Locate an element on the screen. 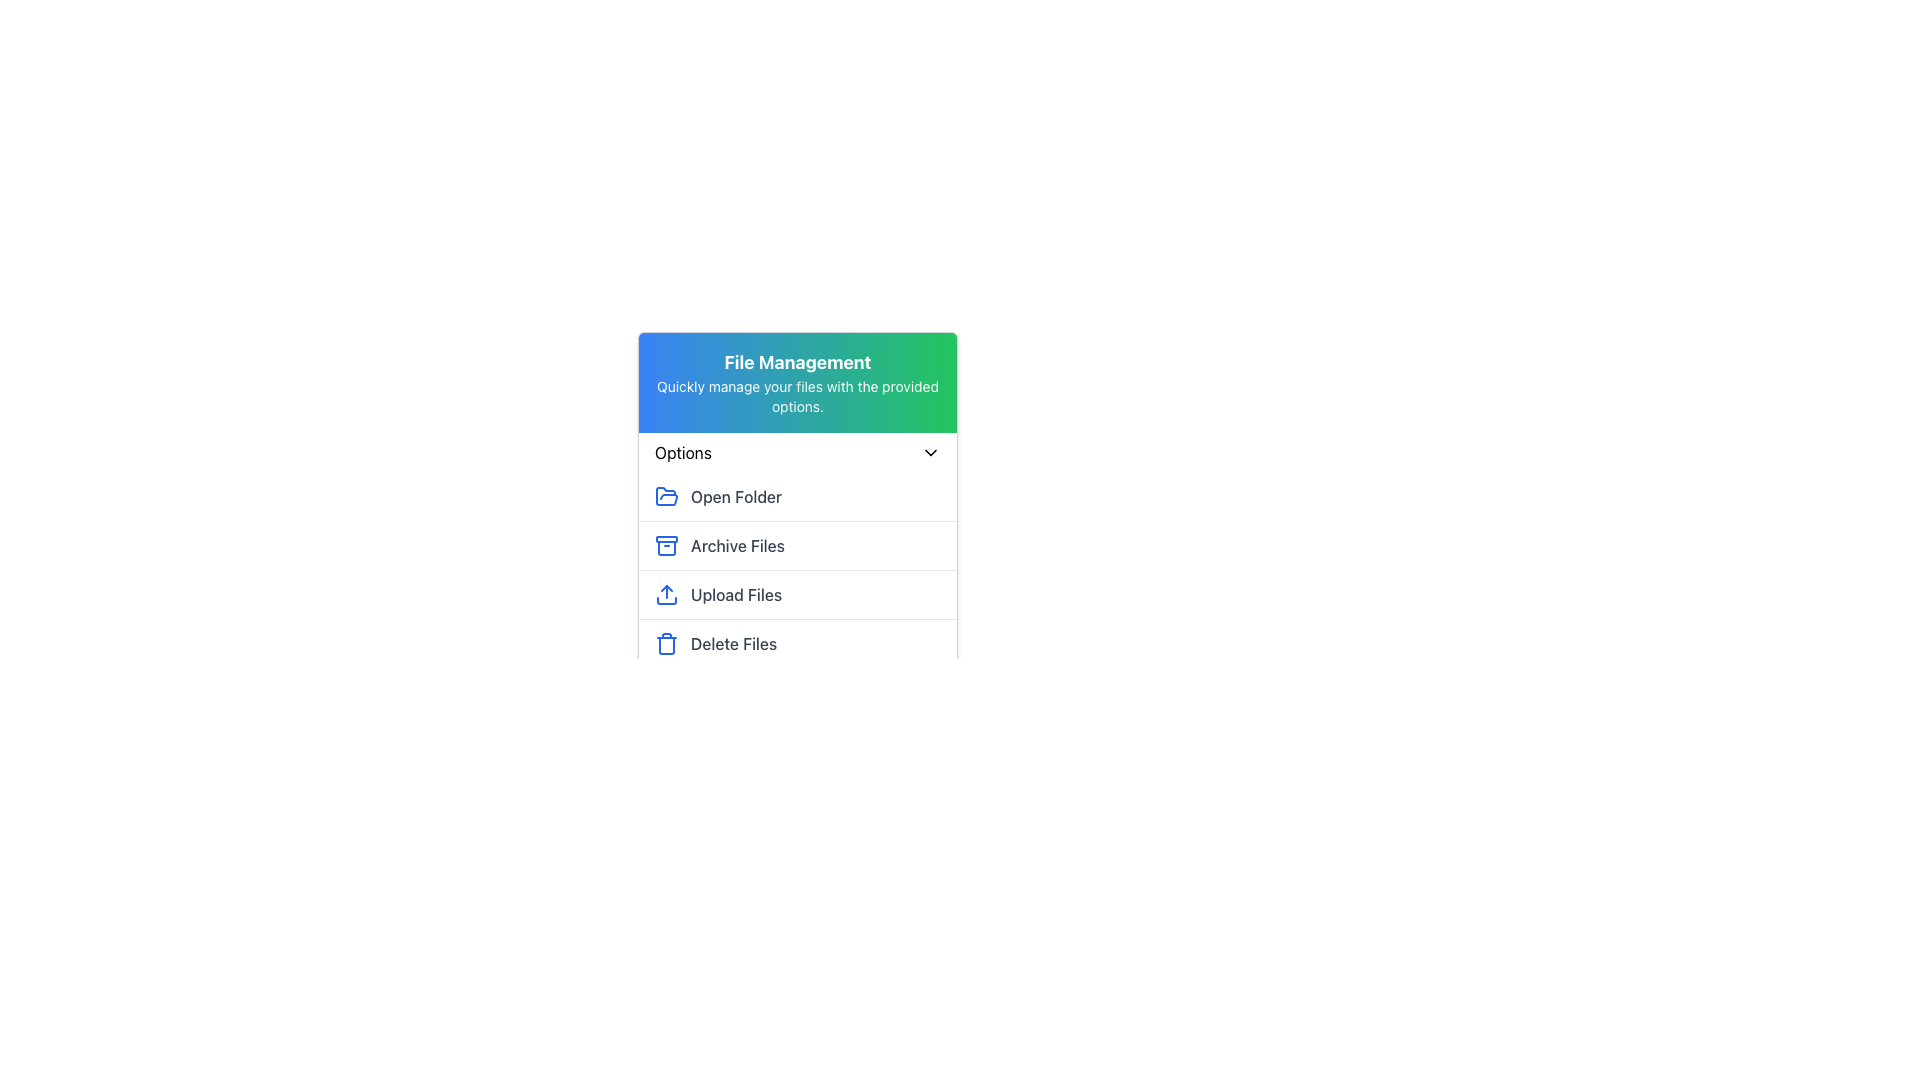 This screenshot has height=1080, width=1920. the first item in the vertical list within the 'File Management' section to trigger visual feedback is located at coordinates (796, 496).